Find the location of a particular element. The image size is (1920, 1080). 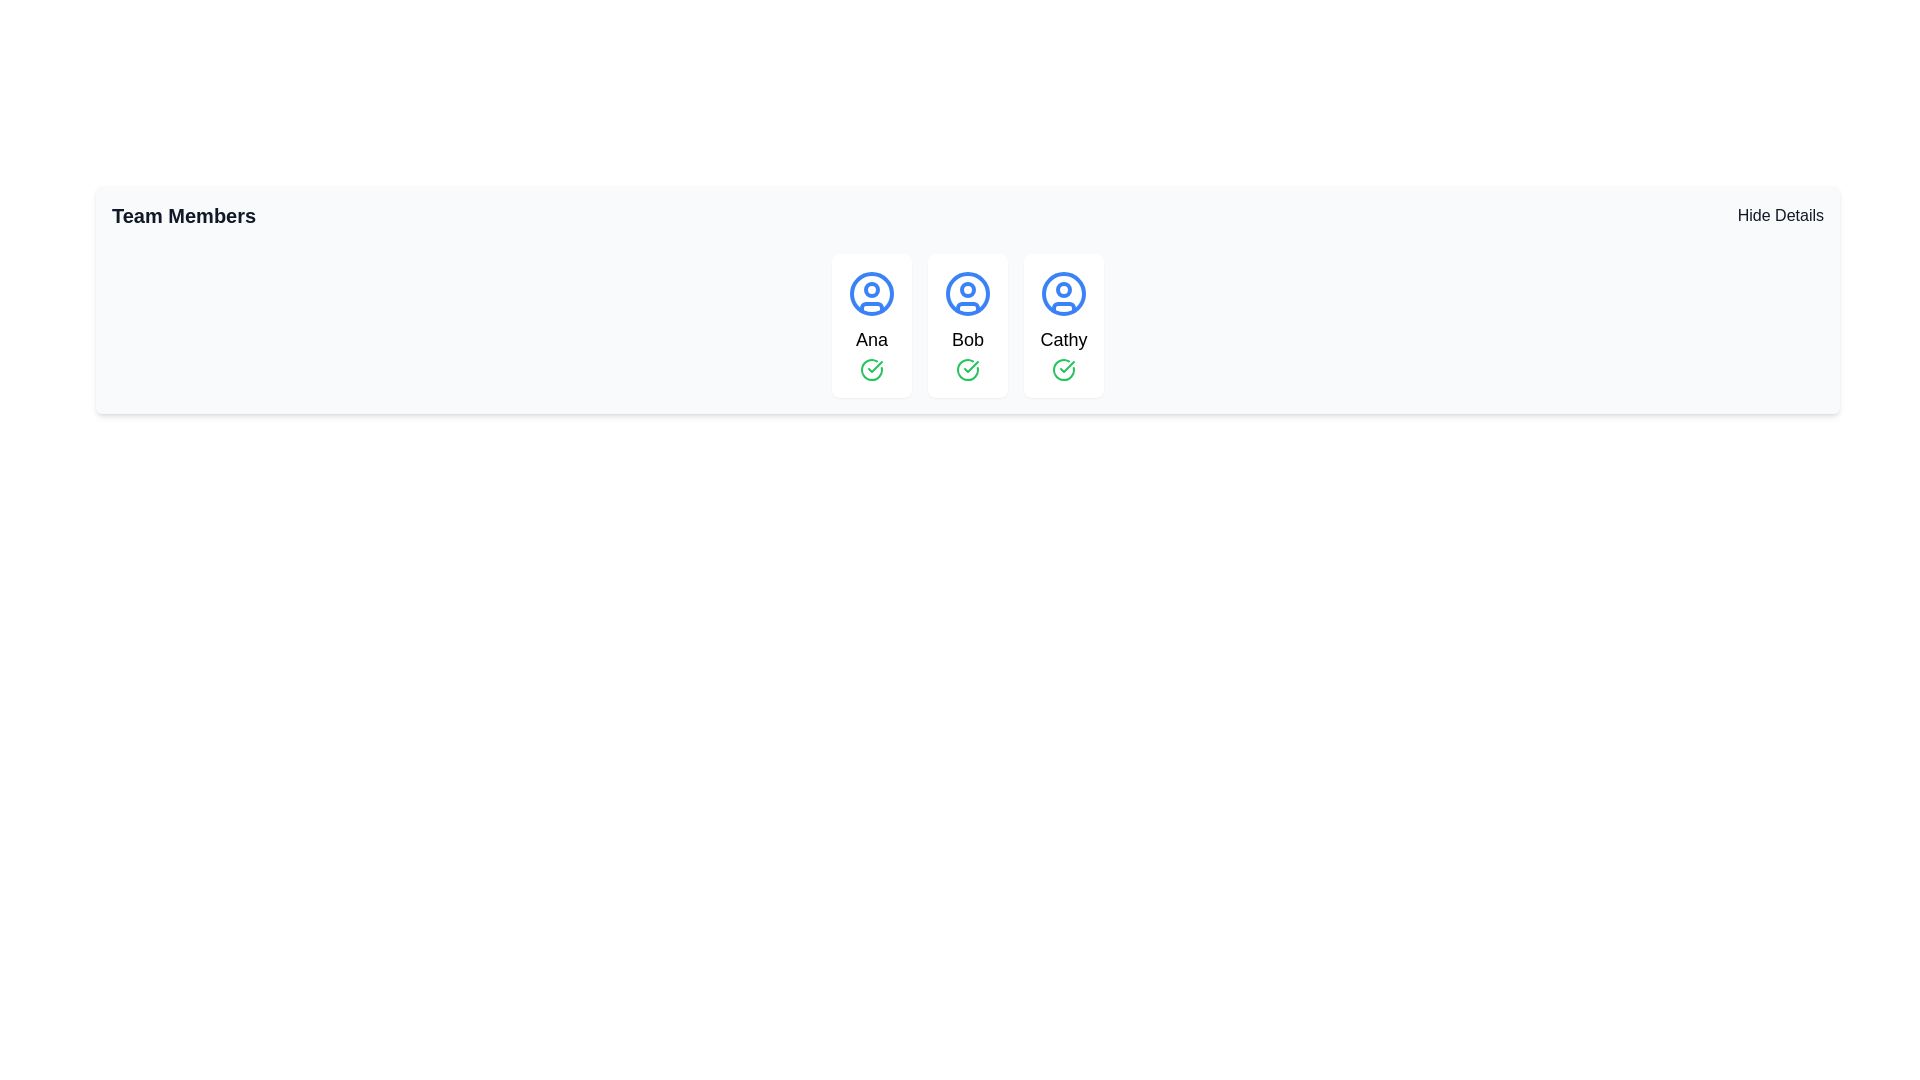

the outer circular decorative element of the user avatar graphic located in the leftmost card labelled 'Ana' is located at coordinates (872, 293).